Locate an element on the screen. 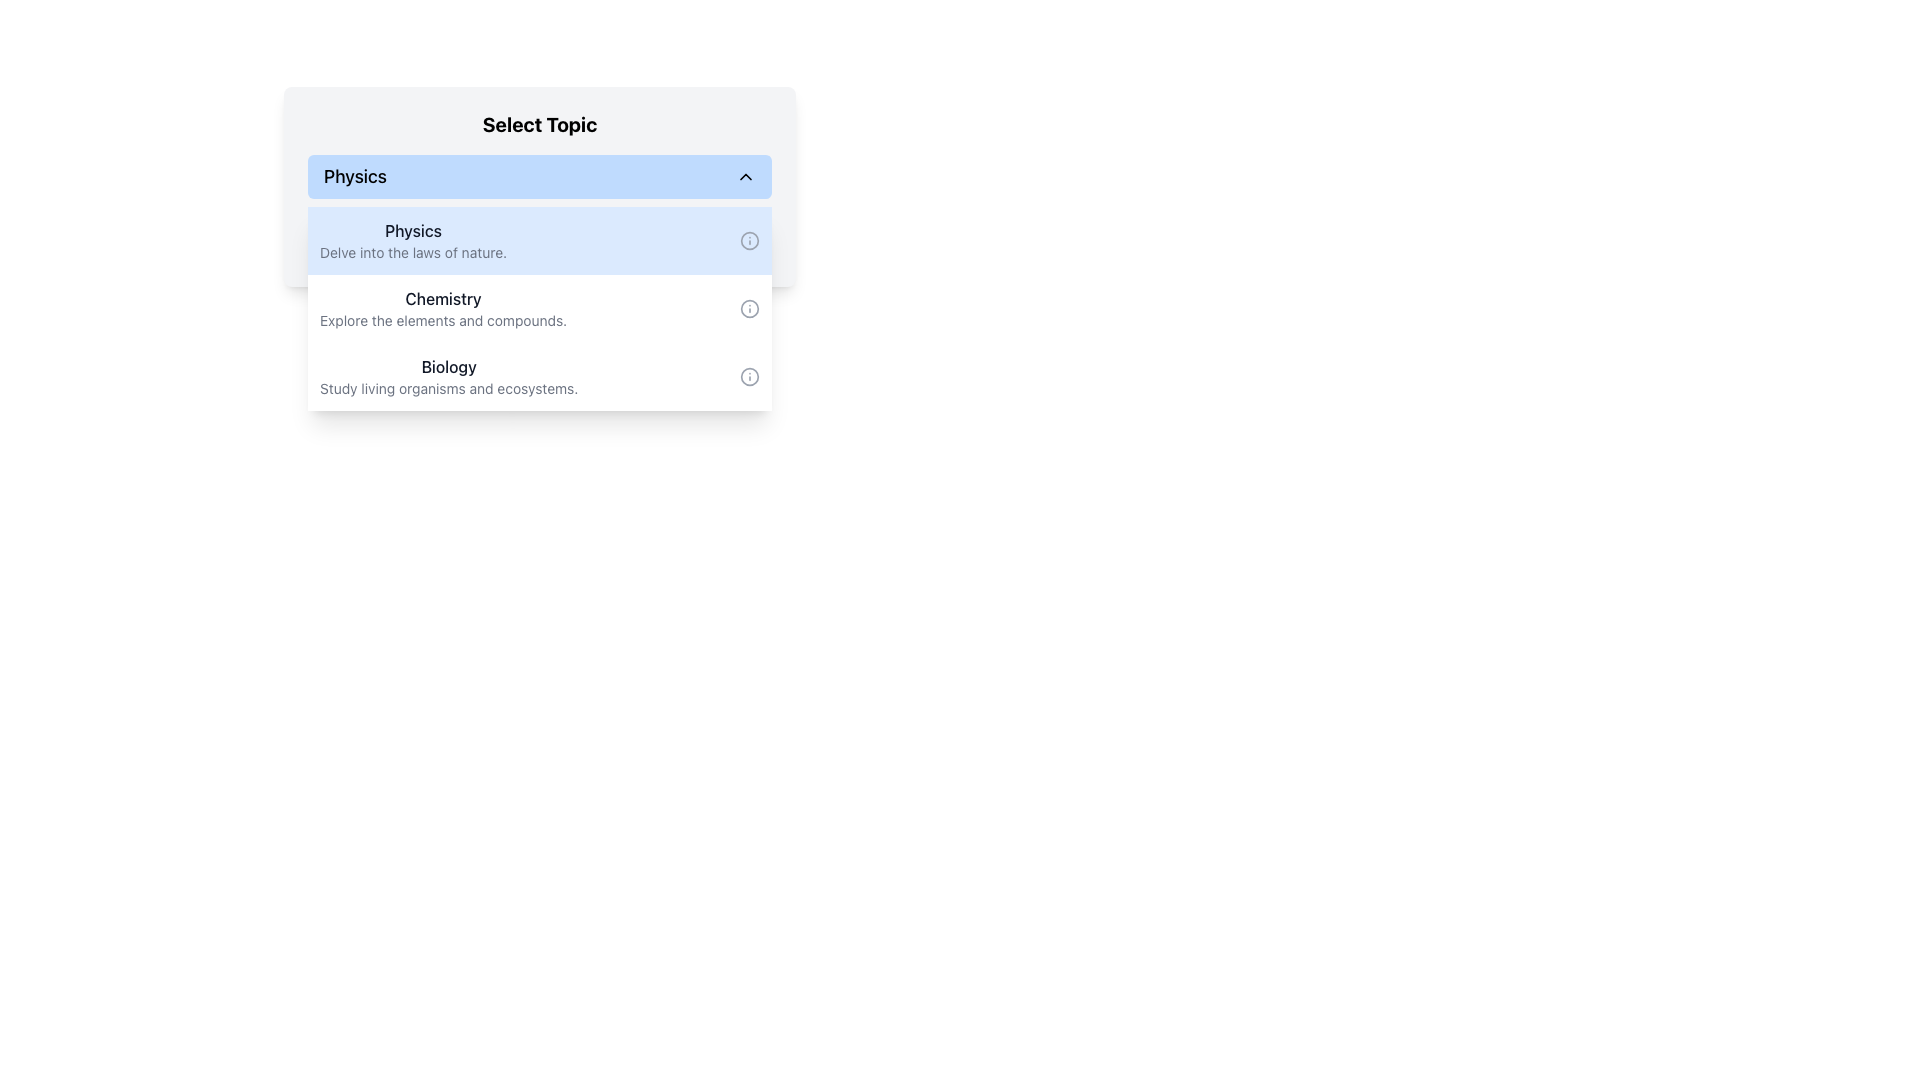 The width and height of the screenshot is (1920, 1080). the 'Physics' text label, which is displayed in bold, medium-sized dark gray font, positioned above the descriptive text in a dropdown menu under the 'Select Topic' section is located at coordinates (412, 230).